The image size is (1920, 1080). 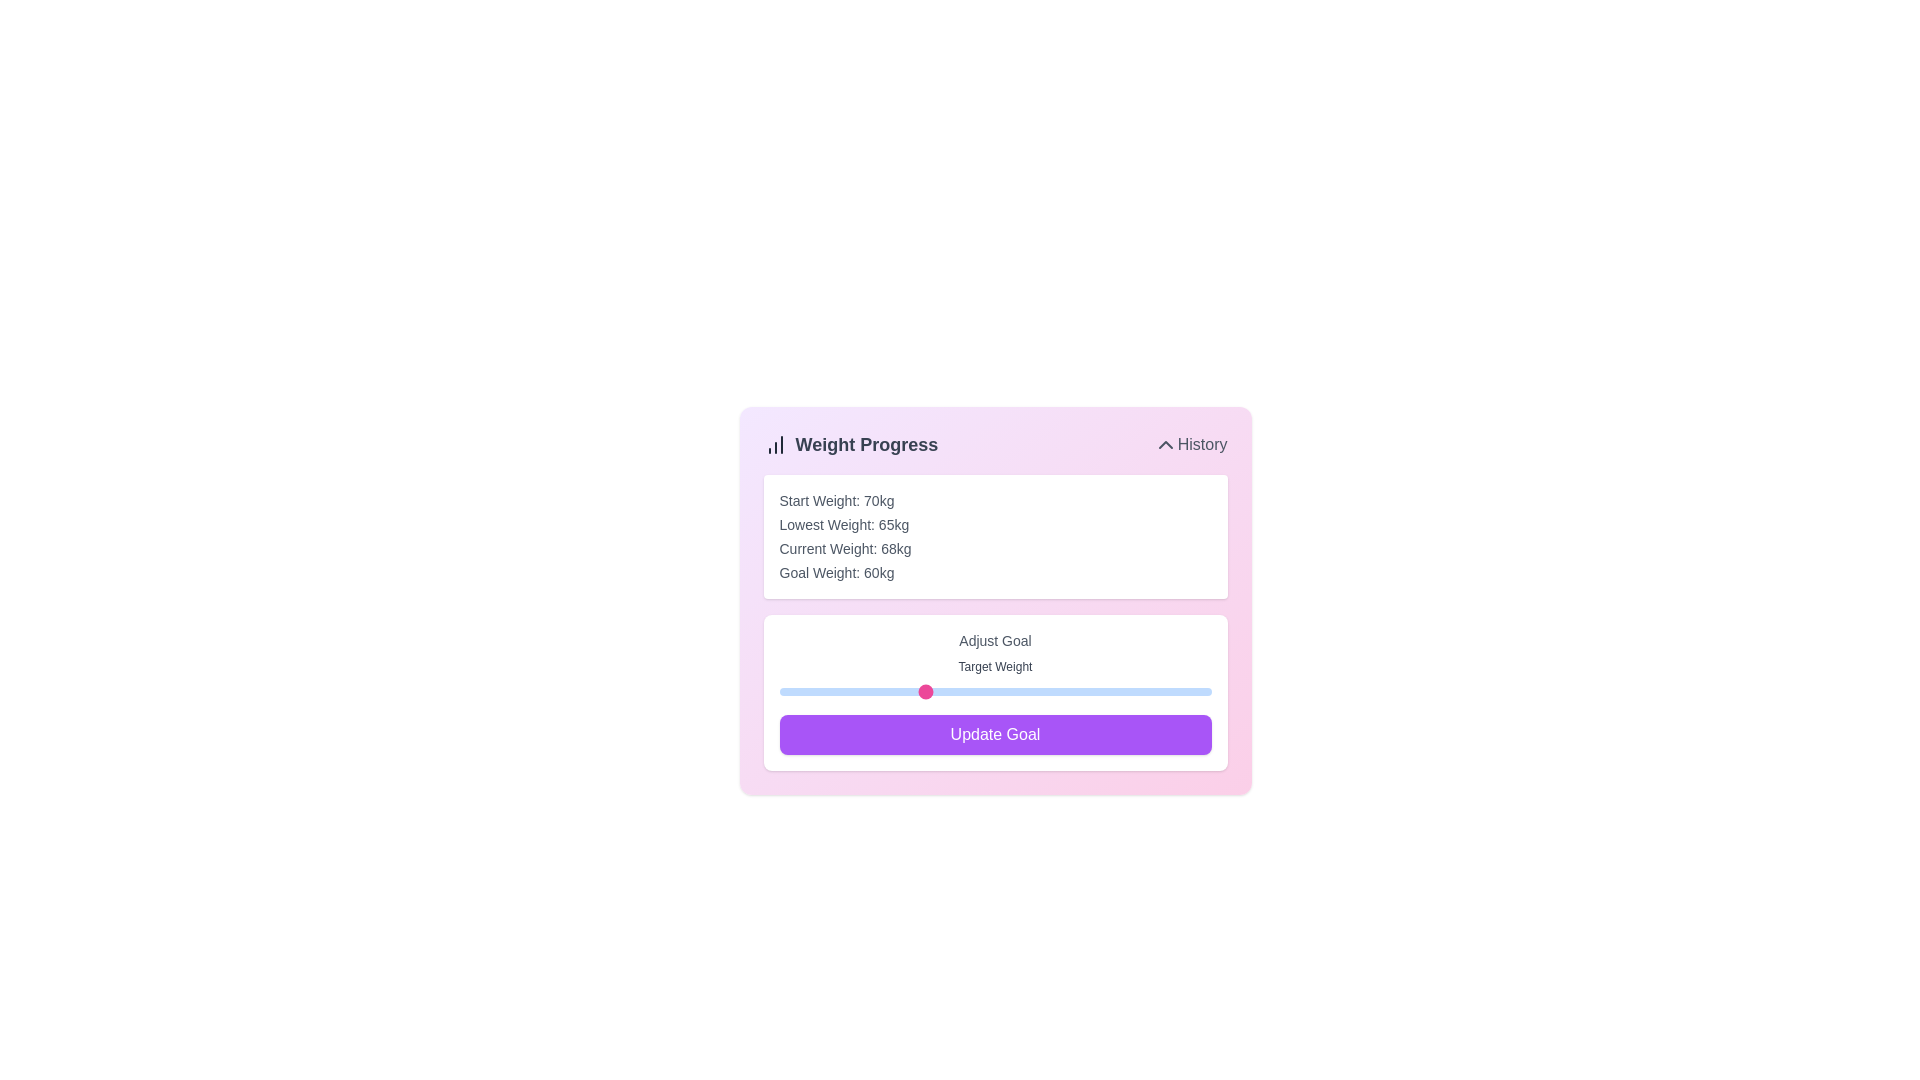 I want to click on the goal weight slider to 68 kg, so click(x=1038, y=690).